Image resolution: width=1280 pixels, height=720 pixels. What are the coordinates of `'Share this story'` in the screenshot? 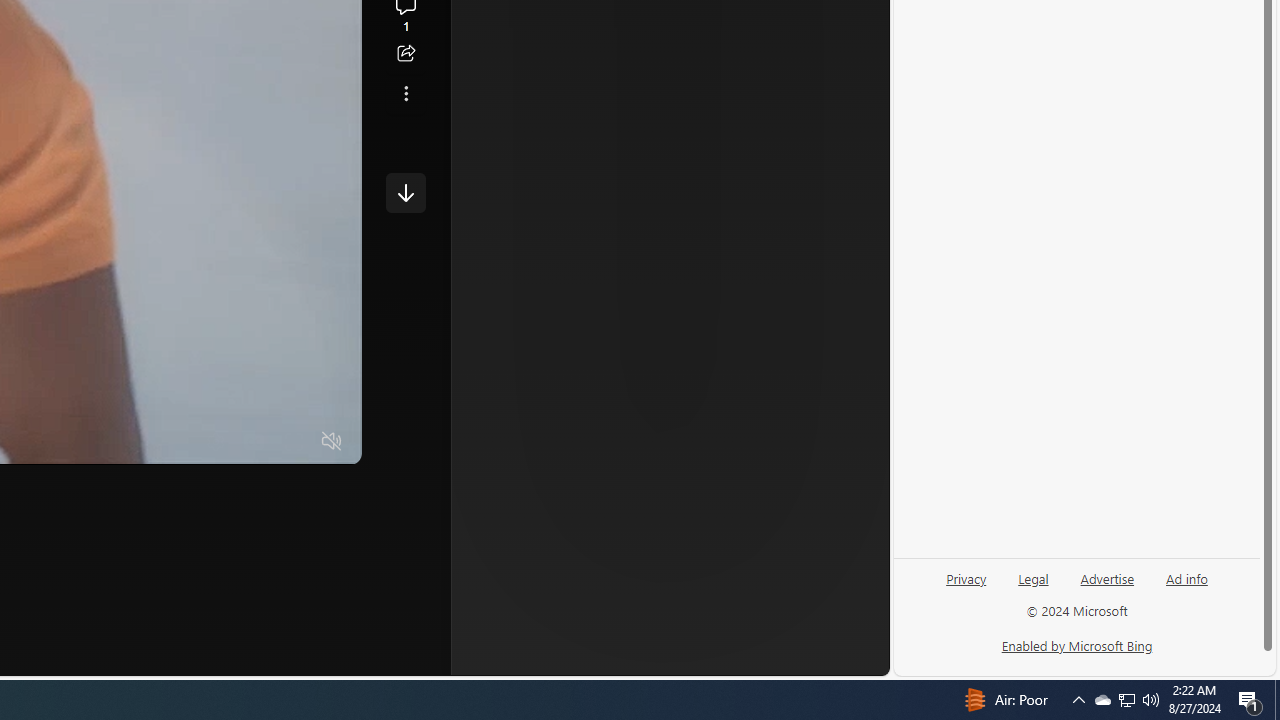 It's located at (405, 53).